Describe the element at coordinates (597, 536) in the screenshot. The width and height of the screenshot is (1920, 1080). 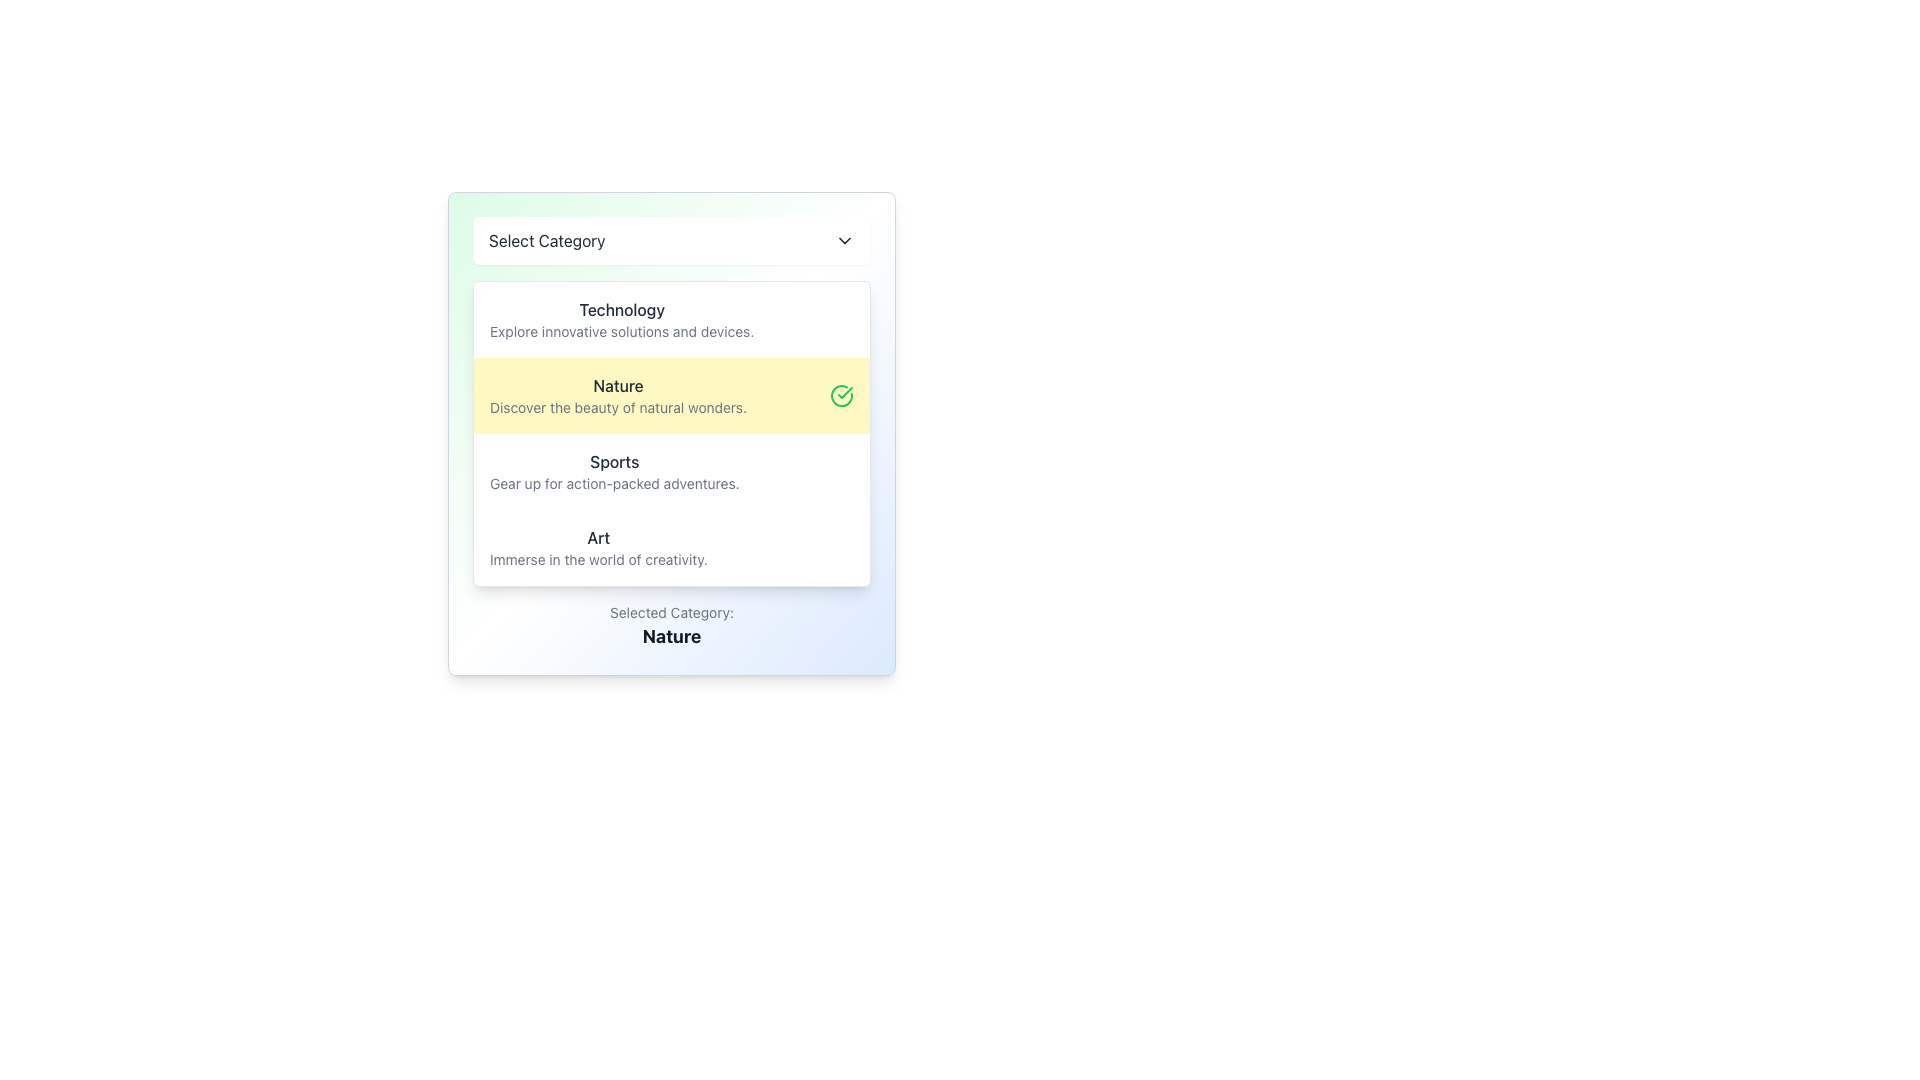
I see `category name displayed in the text label 'Art' located in the selectable list within the dropdown card` at that location.